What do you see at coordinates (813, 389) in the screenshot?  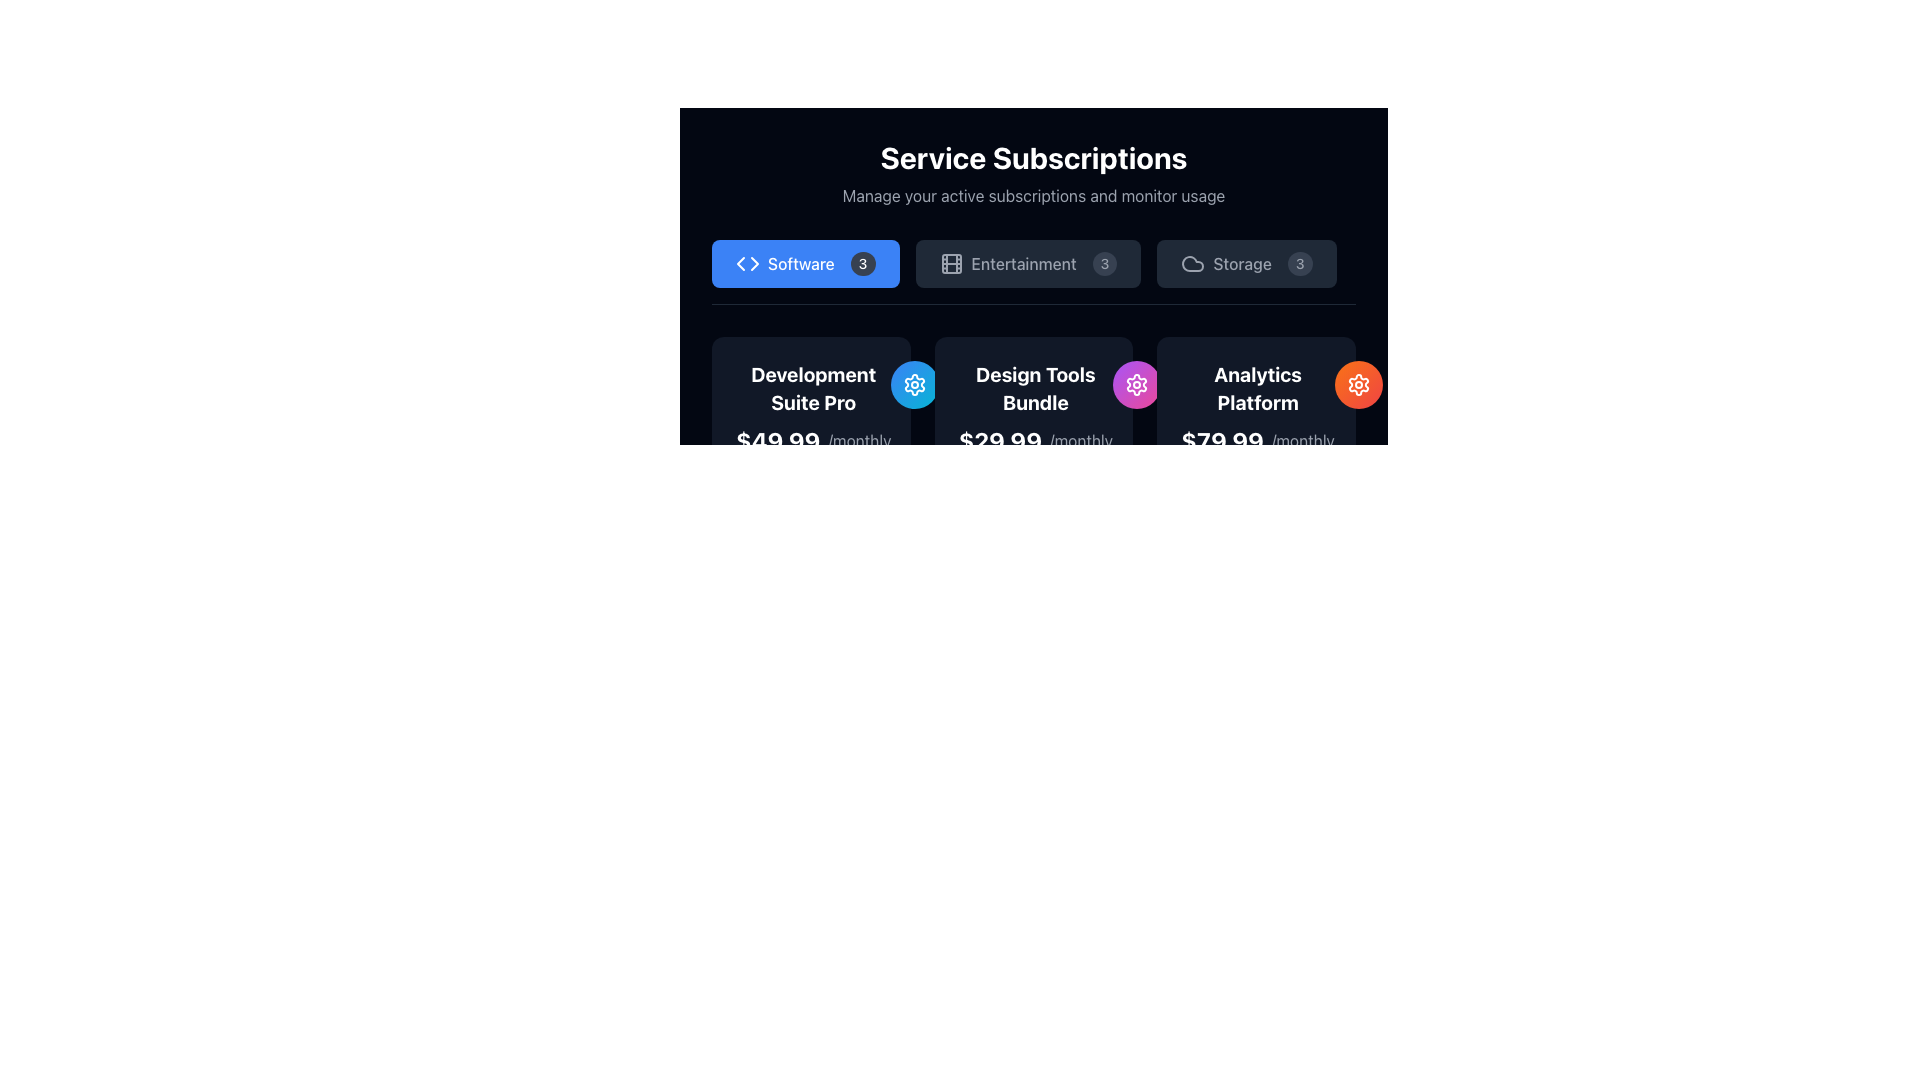 I see `the static text label component that serves as the title for the 'Development Suite Pro' product, positioned above the pricing information within its card layout` at bounding box center [813, 389].